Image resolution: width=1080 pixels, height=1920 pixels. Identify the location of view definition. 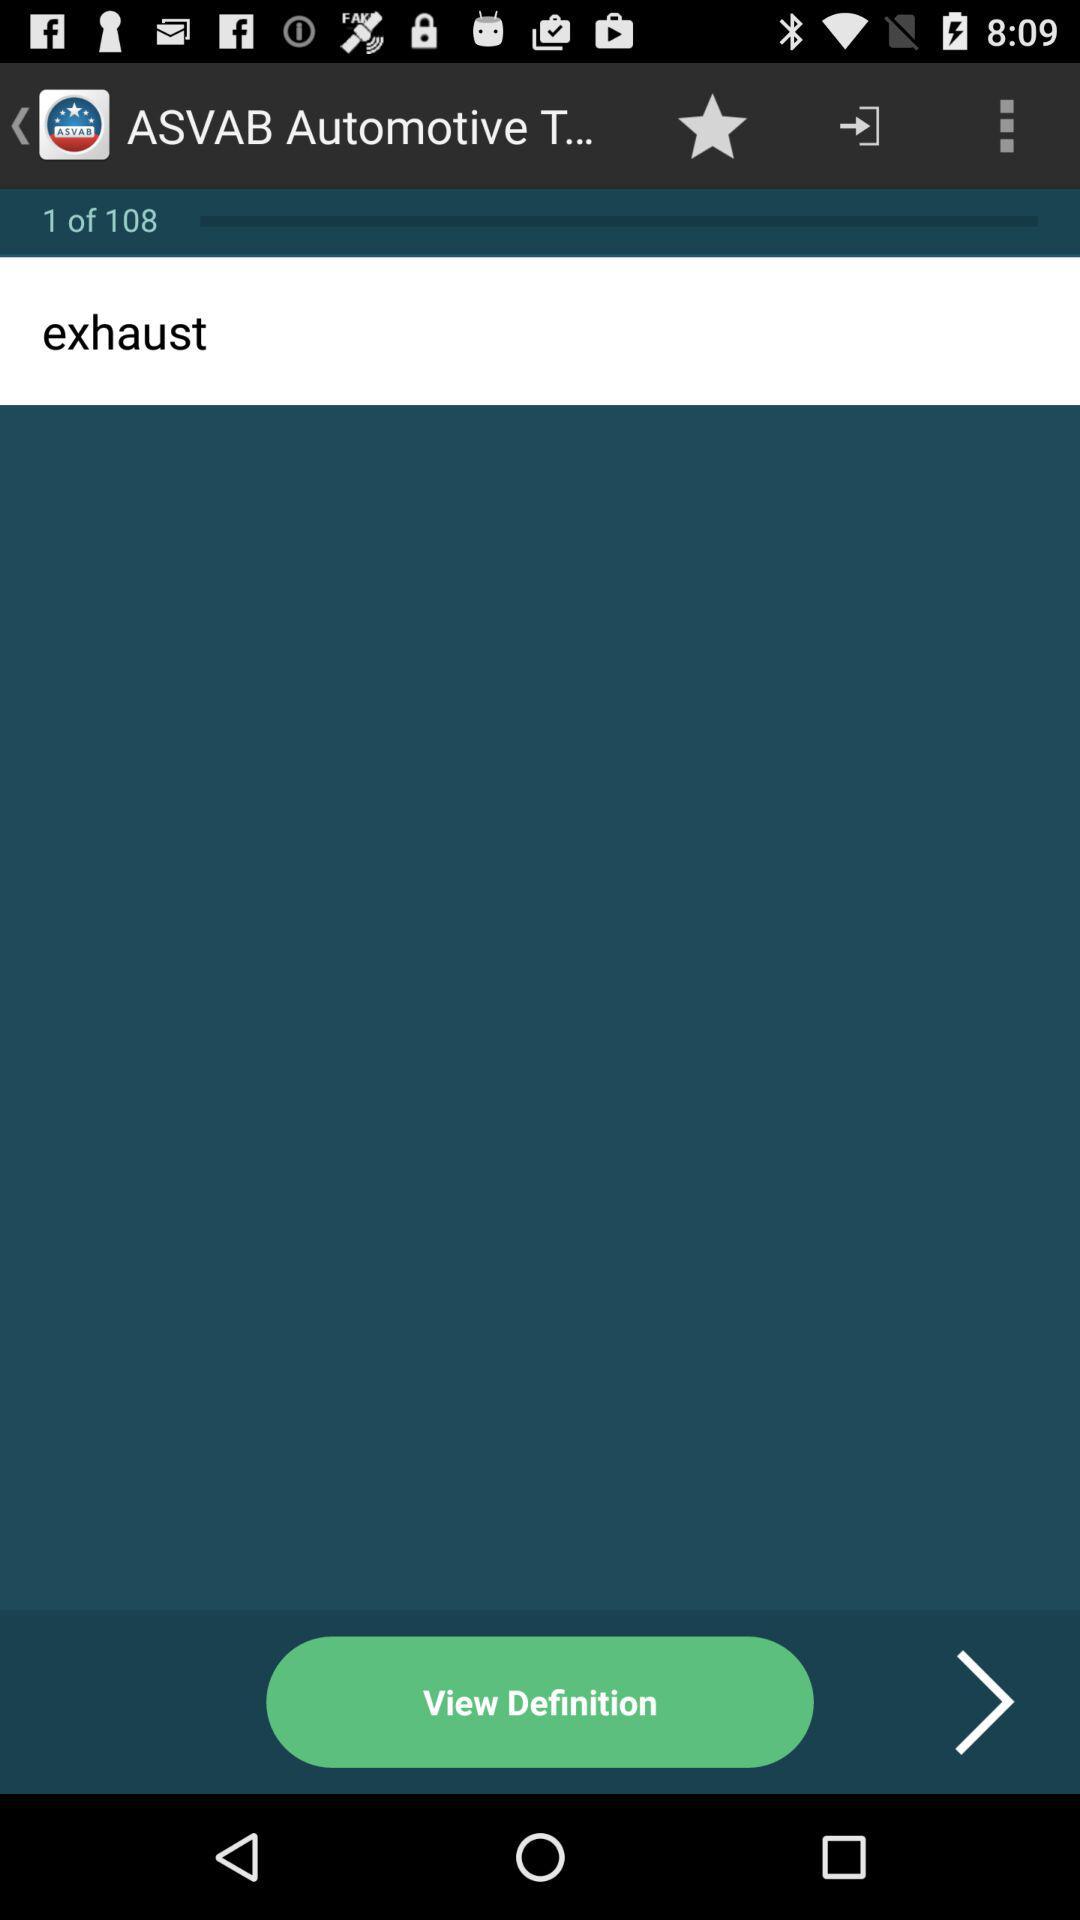
(540, 1701).